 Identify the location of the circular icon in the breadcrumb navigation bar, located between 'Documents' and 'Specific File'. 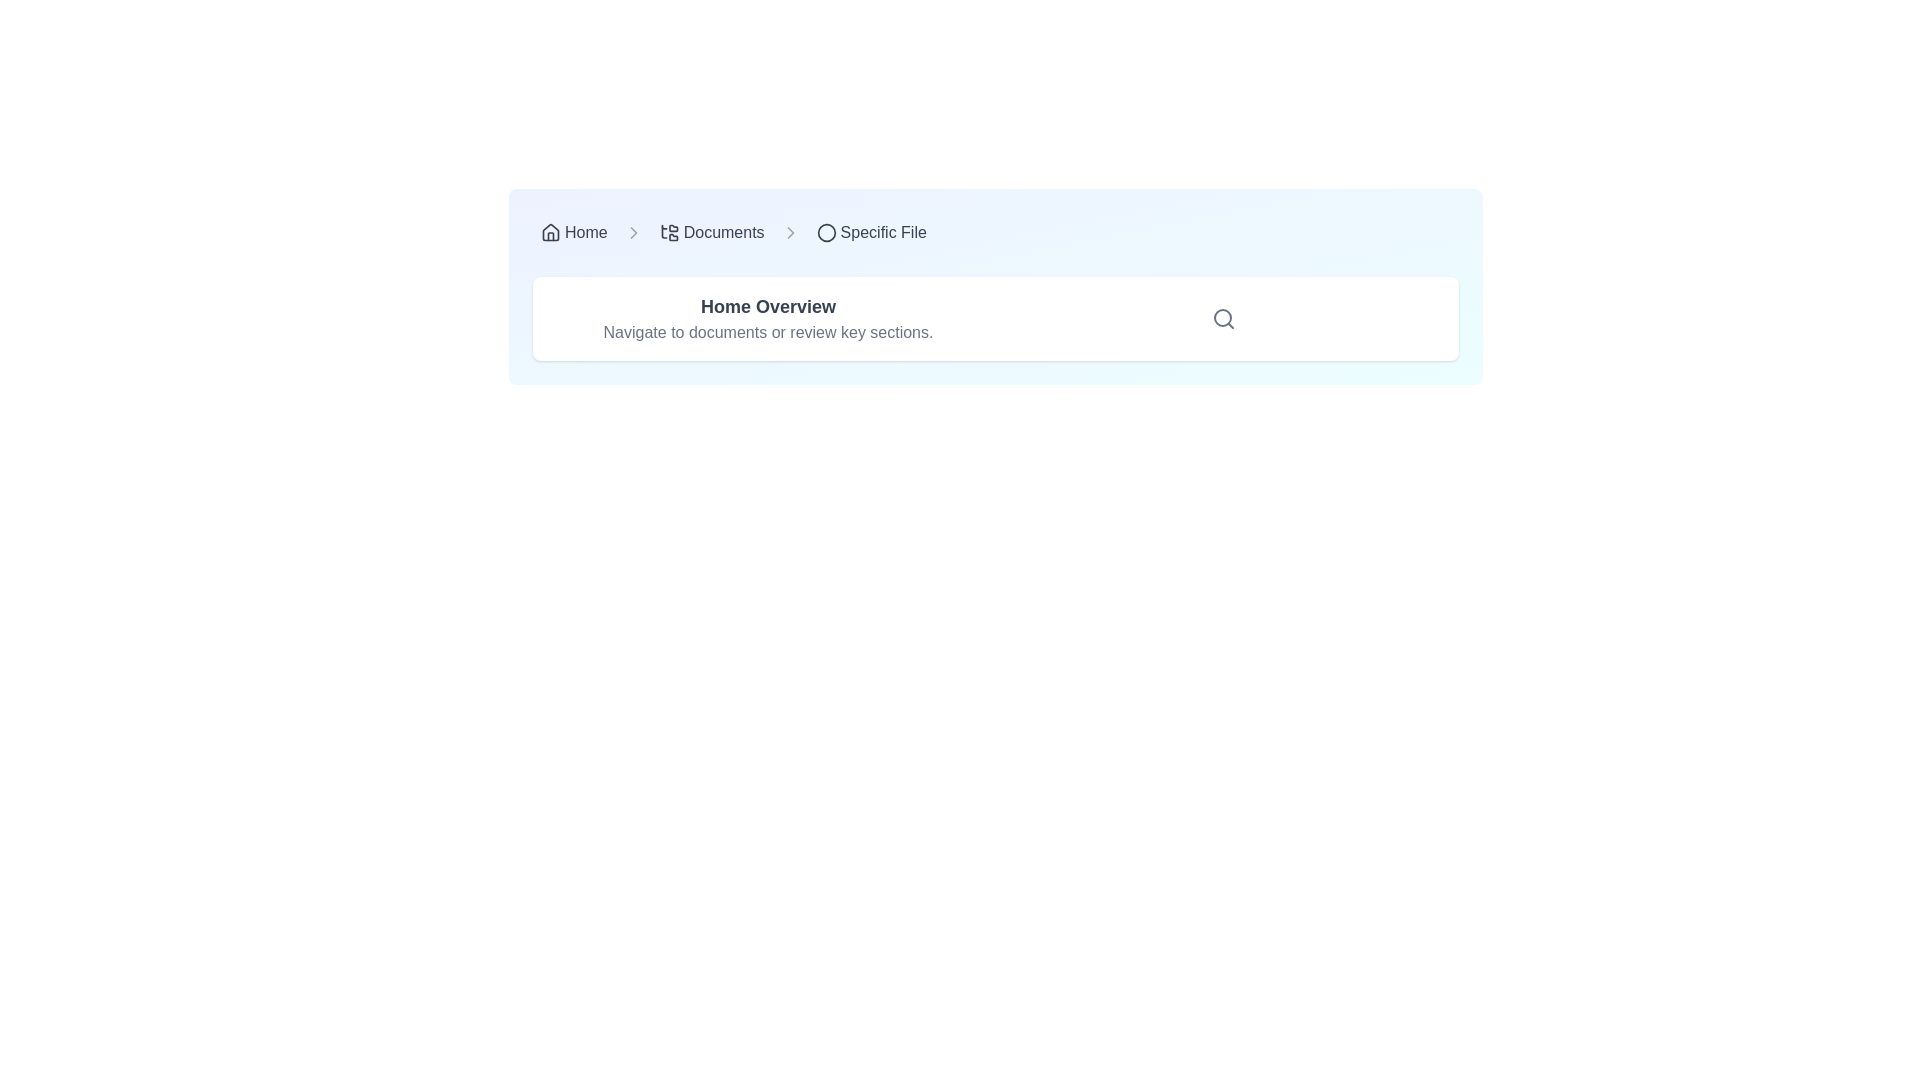
(826, 231).